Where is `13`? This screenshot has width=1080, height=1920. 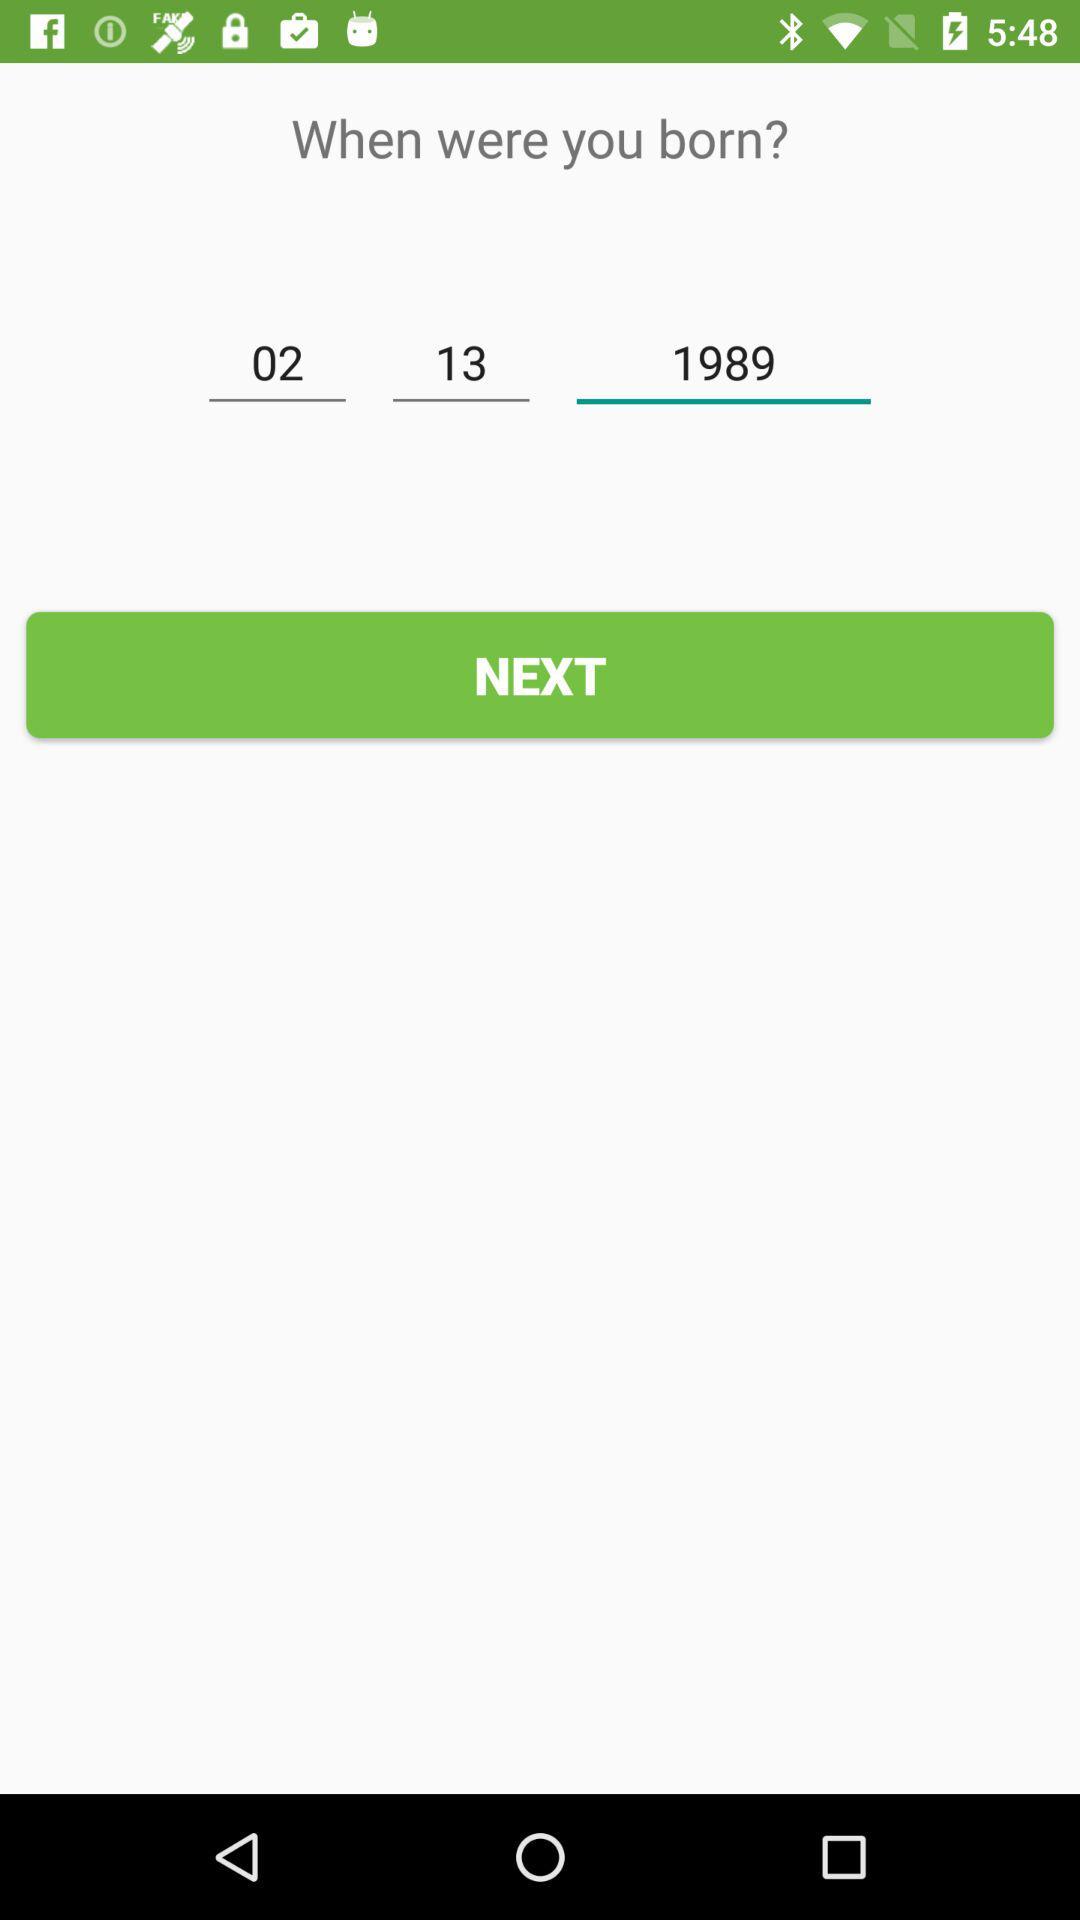 13 is located at coordinates (461, 363).